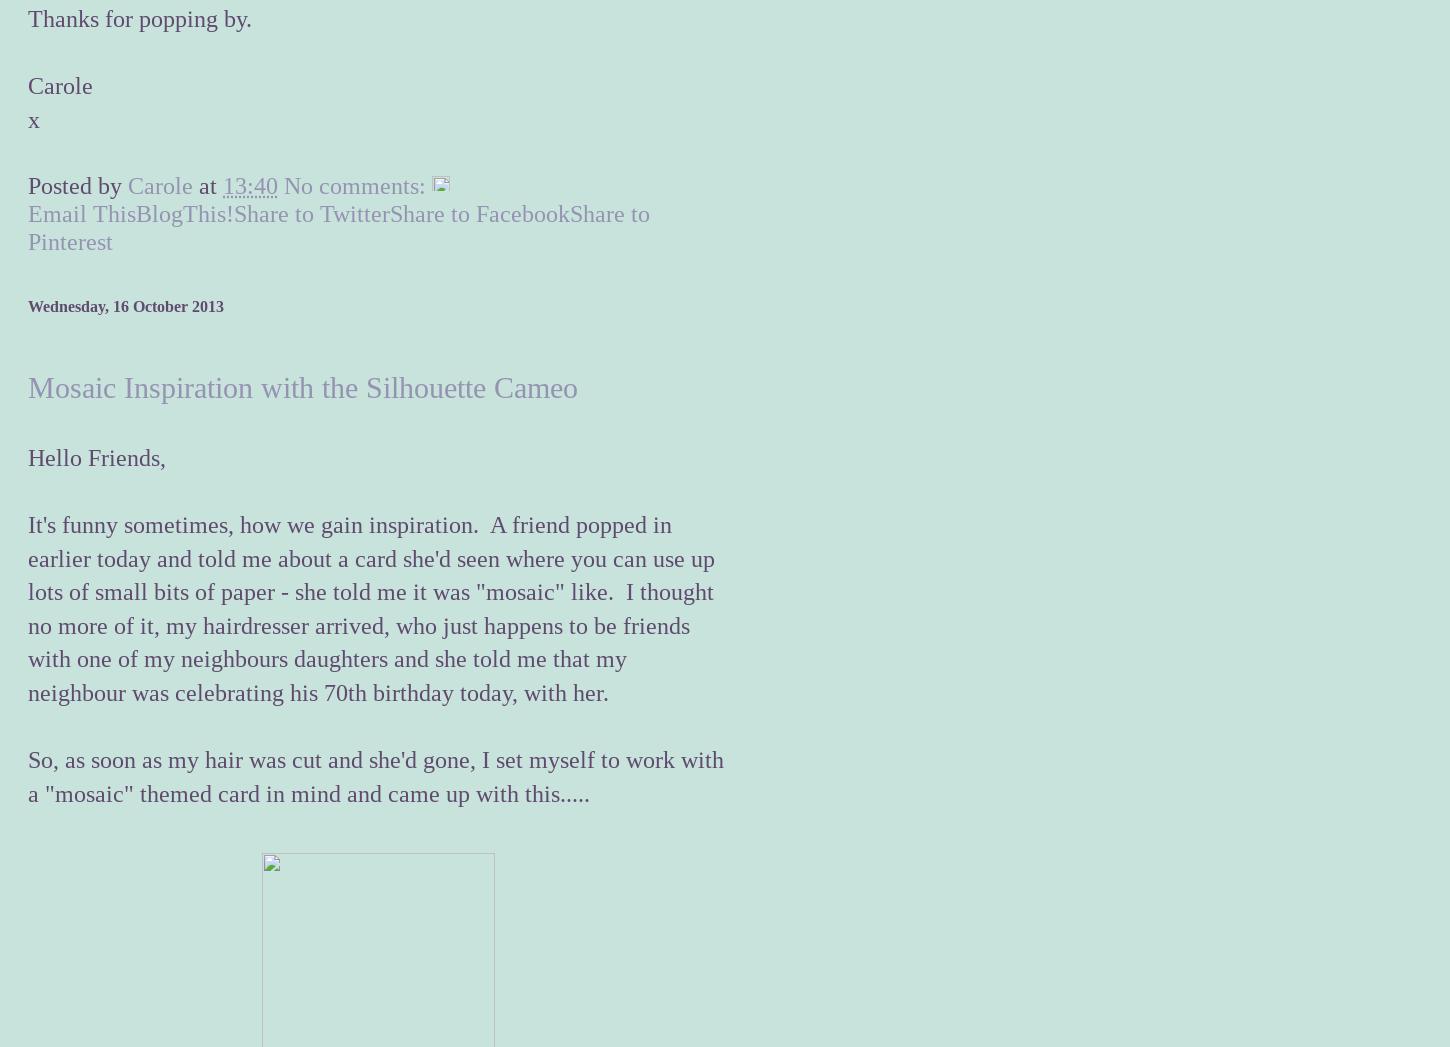 The width and height of the screenshot is (1450, 1047). Describe the element at coordinates (478, 213) in the screenshot. I see `'Share to Facebook'` at that location.